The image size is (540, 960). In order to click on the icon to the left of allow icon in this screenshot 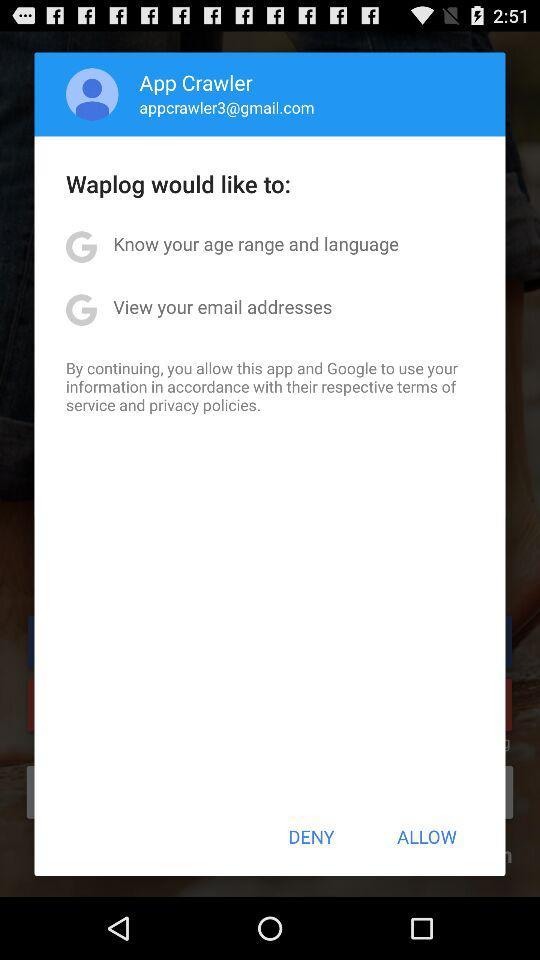, I will do `click(311, 836)`.